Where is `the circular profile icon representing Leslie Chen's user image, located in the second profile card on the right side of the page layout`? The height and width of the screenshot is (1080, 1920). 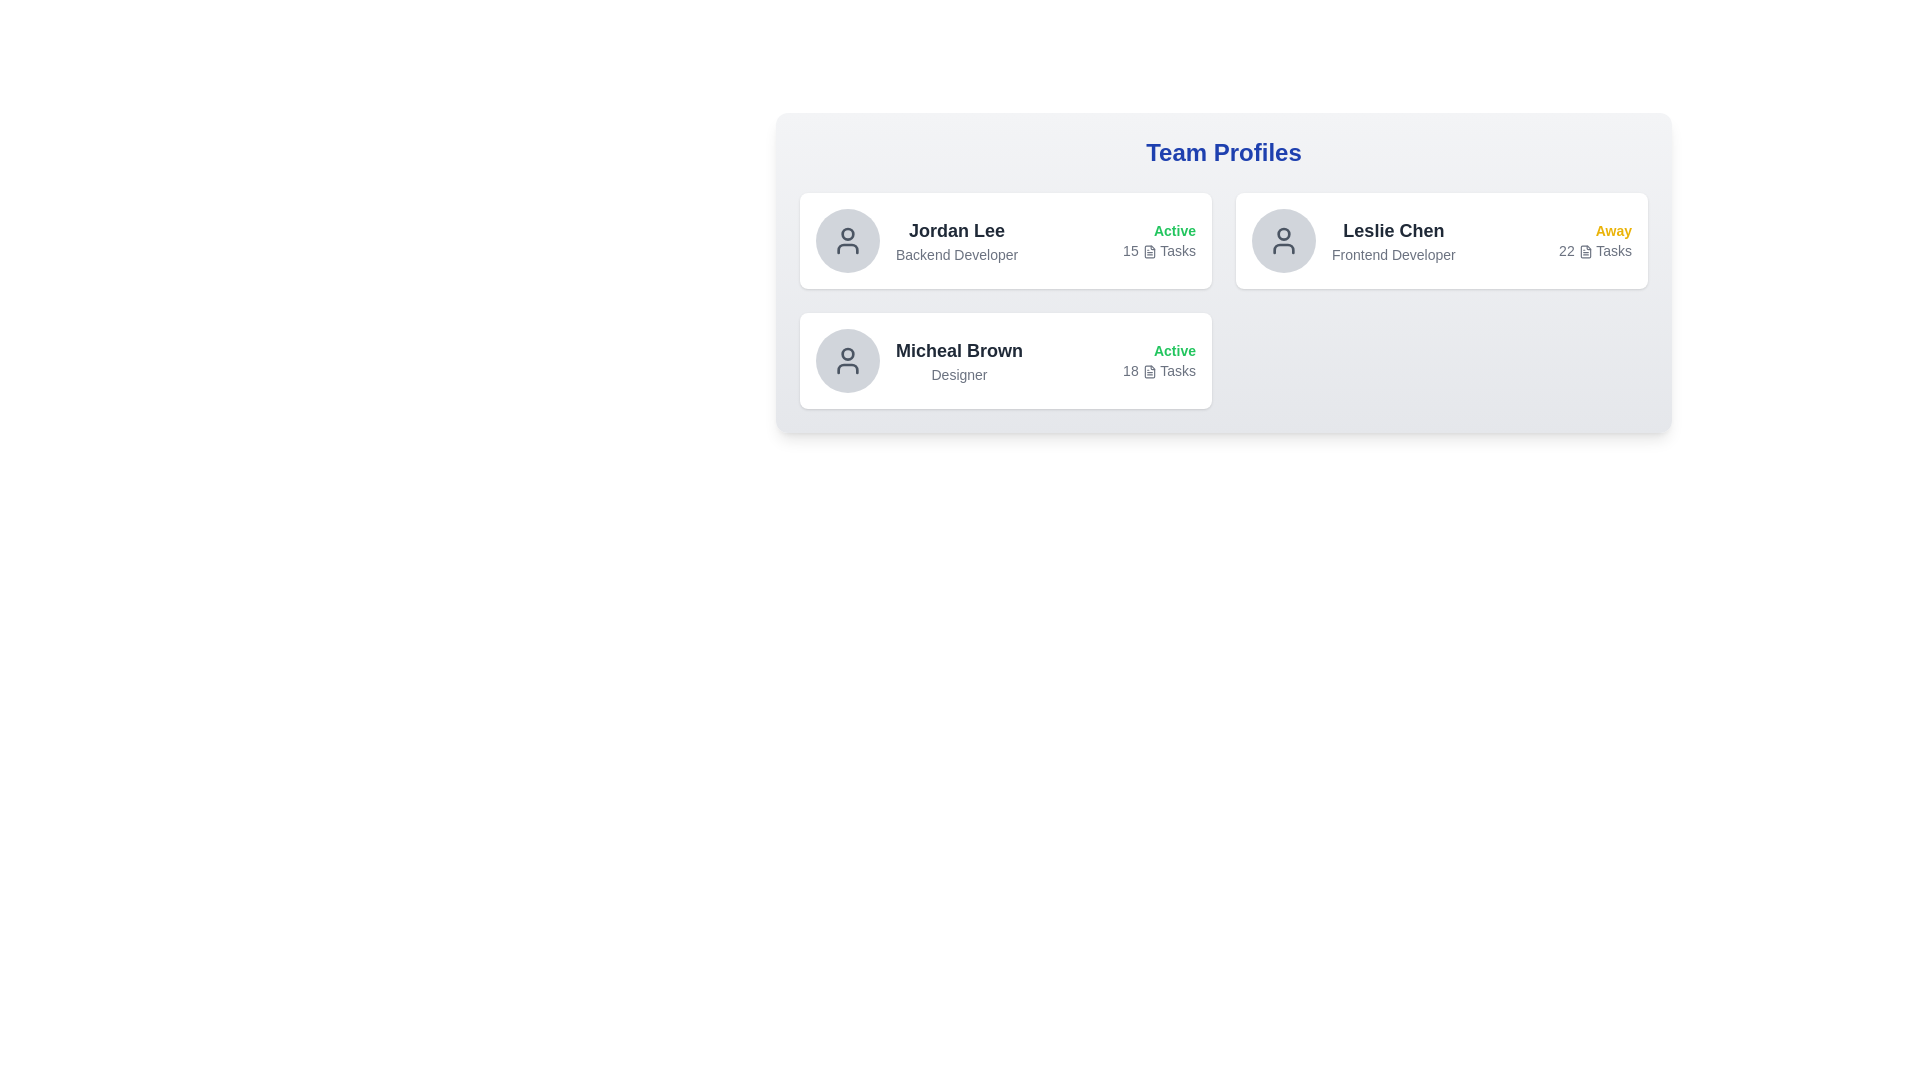 the circular profile icon representing Leslie Chen's user image, located in the second profile card on the right side of the page layout is located at coordinates (1283, 233).